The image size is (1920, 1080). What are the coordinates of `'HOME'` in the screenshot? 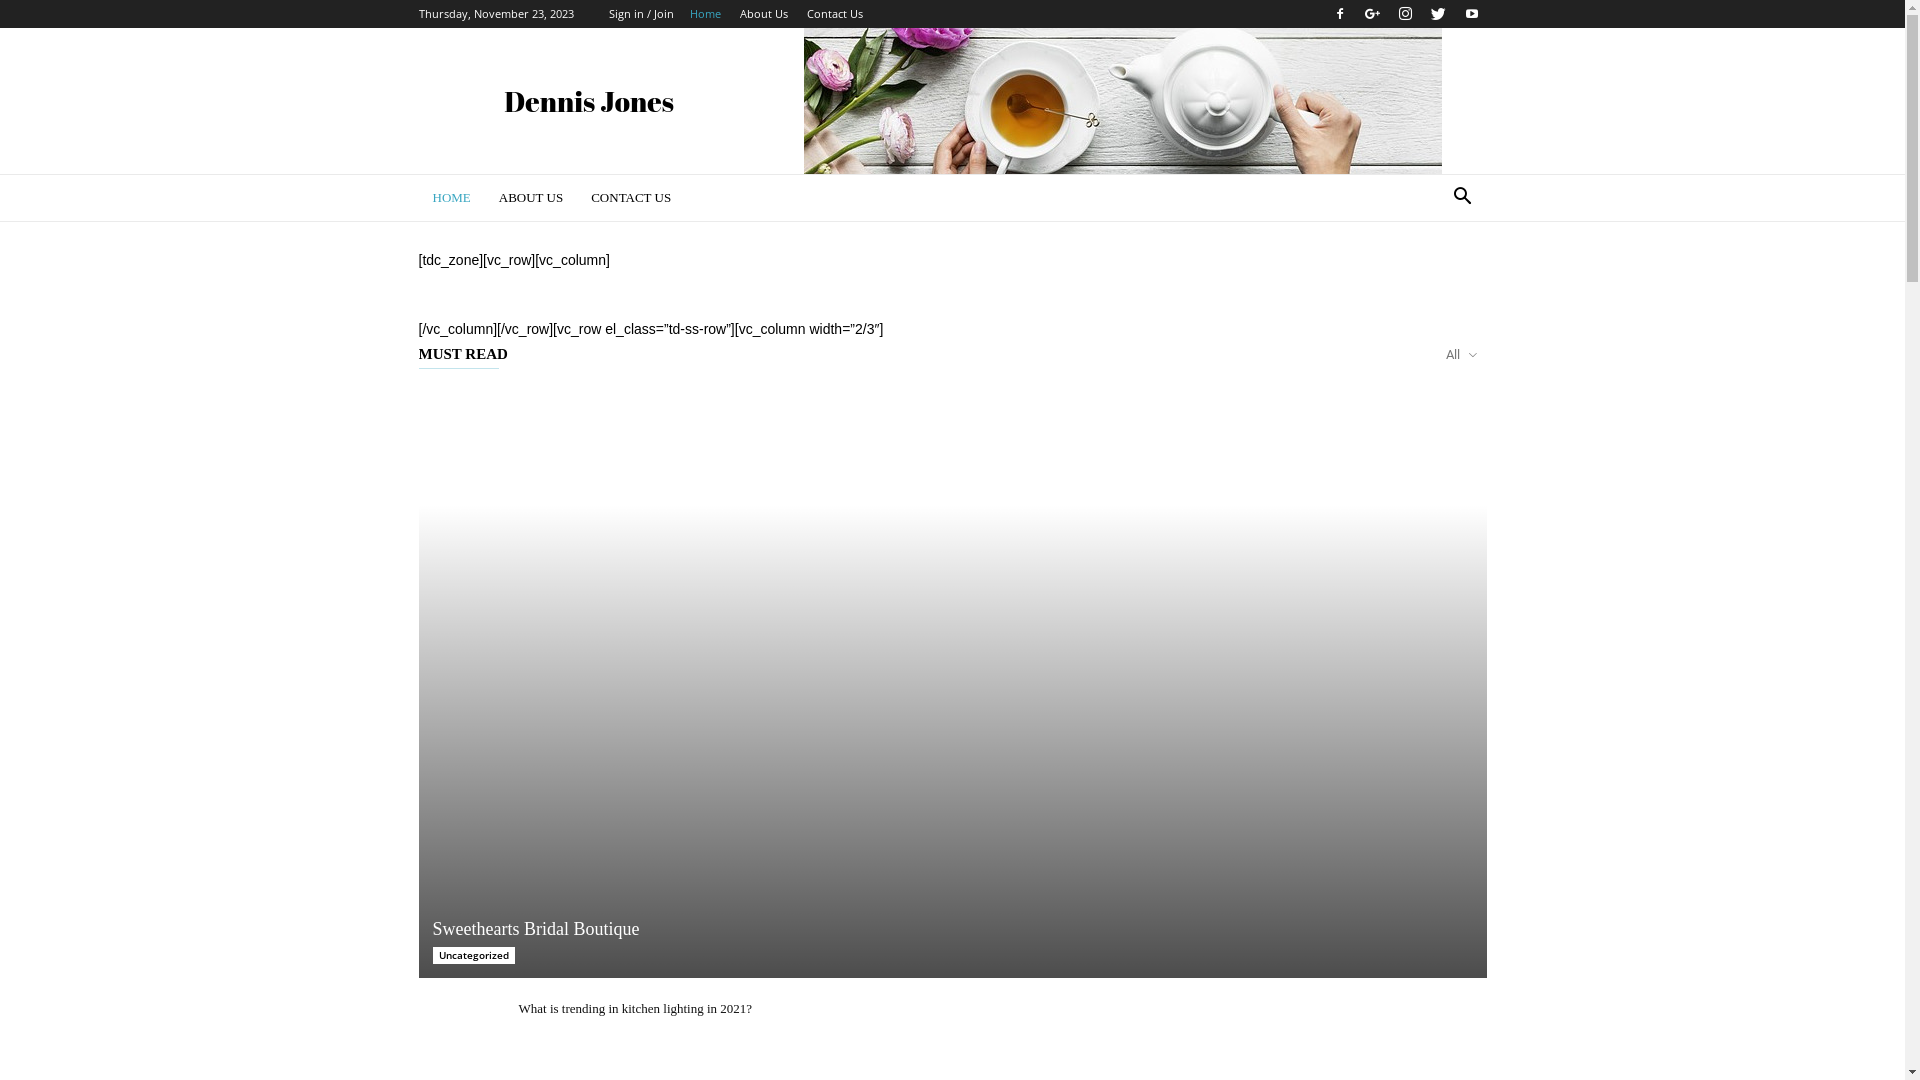 It's located at (450, 197).